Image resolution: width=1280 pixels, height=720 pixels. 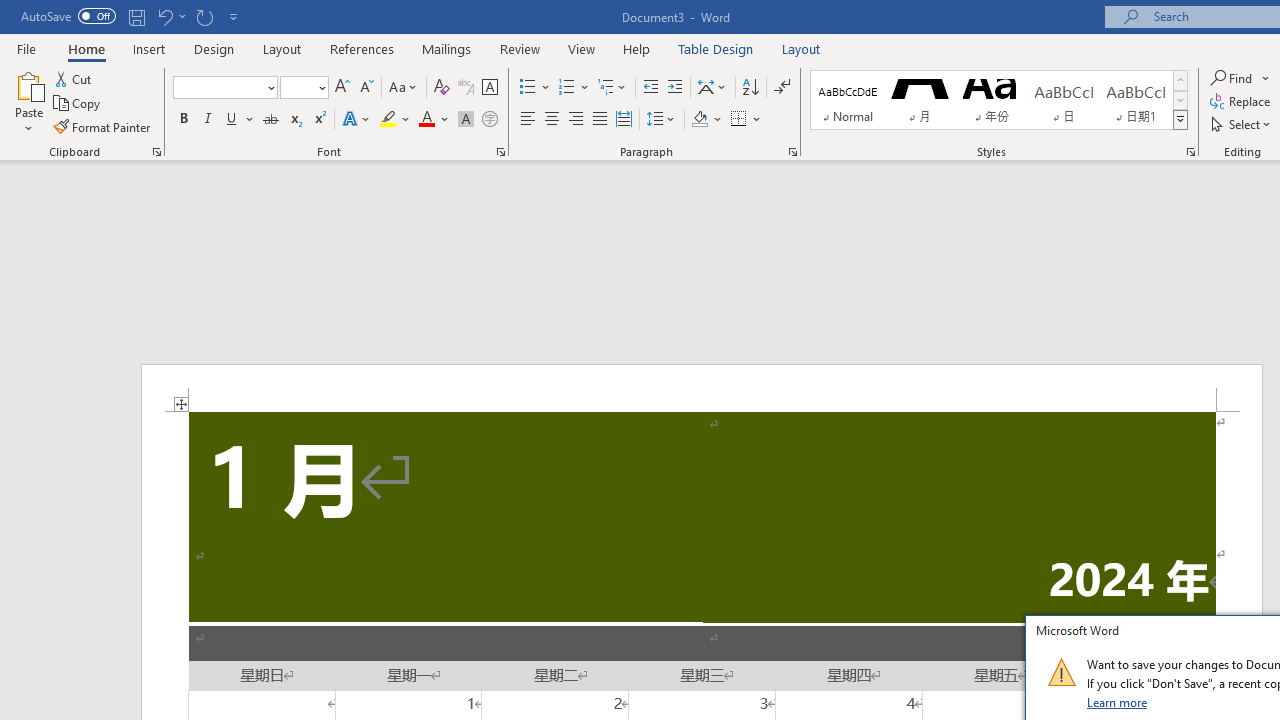 What do you see at coordinates (441, 86) in the screenshot?
I see `'Clear Formatting'` at bounding box center [441, 86].